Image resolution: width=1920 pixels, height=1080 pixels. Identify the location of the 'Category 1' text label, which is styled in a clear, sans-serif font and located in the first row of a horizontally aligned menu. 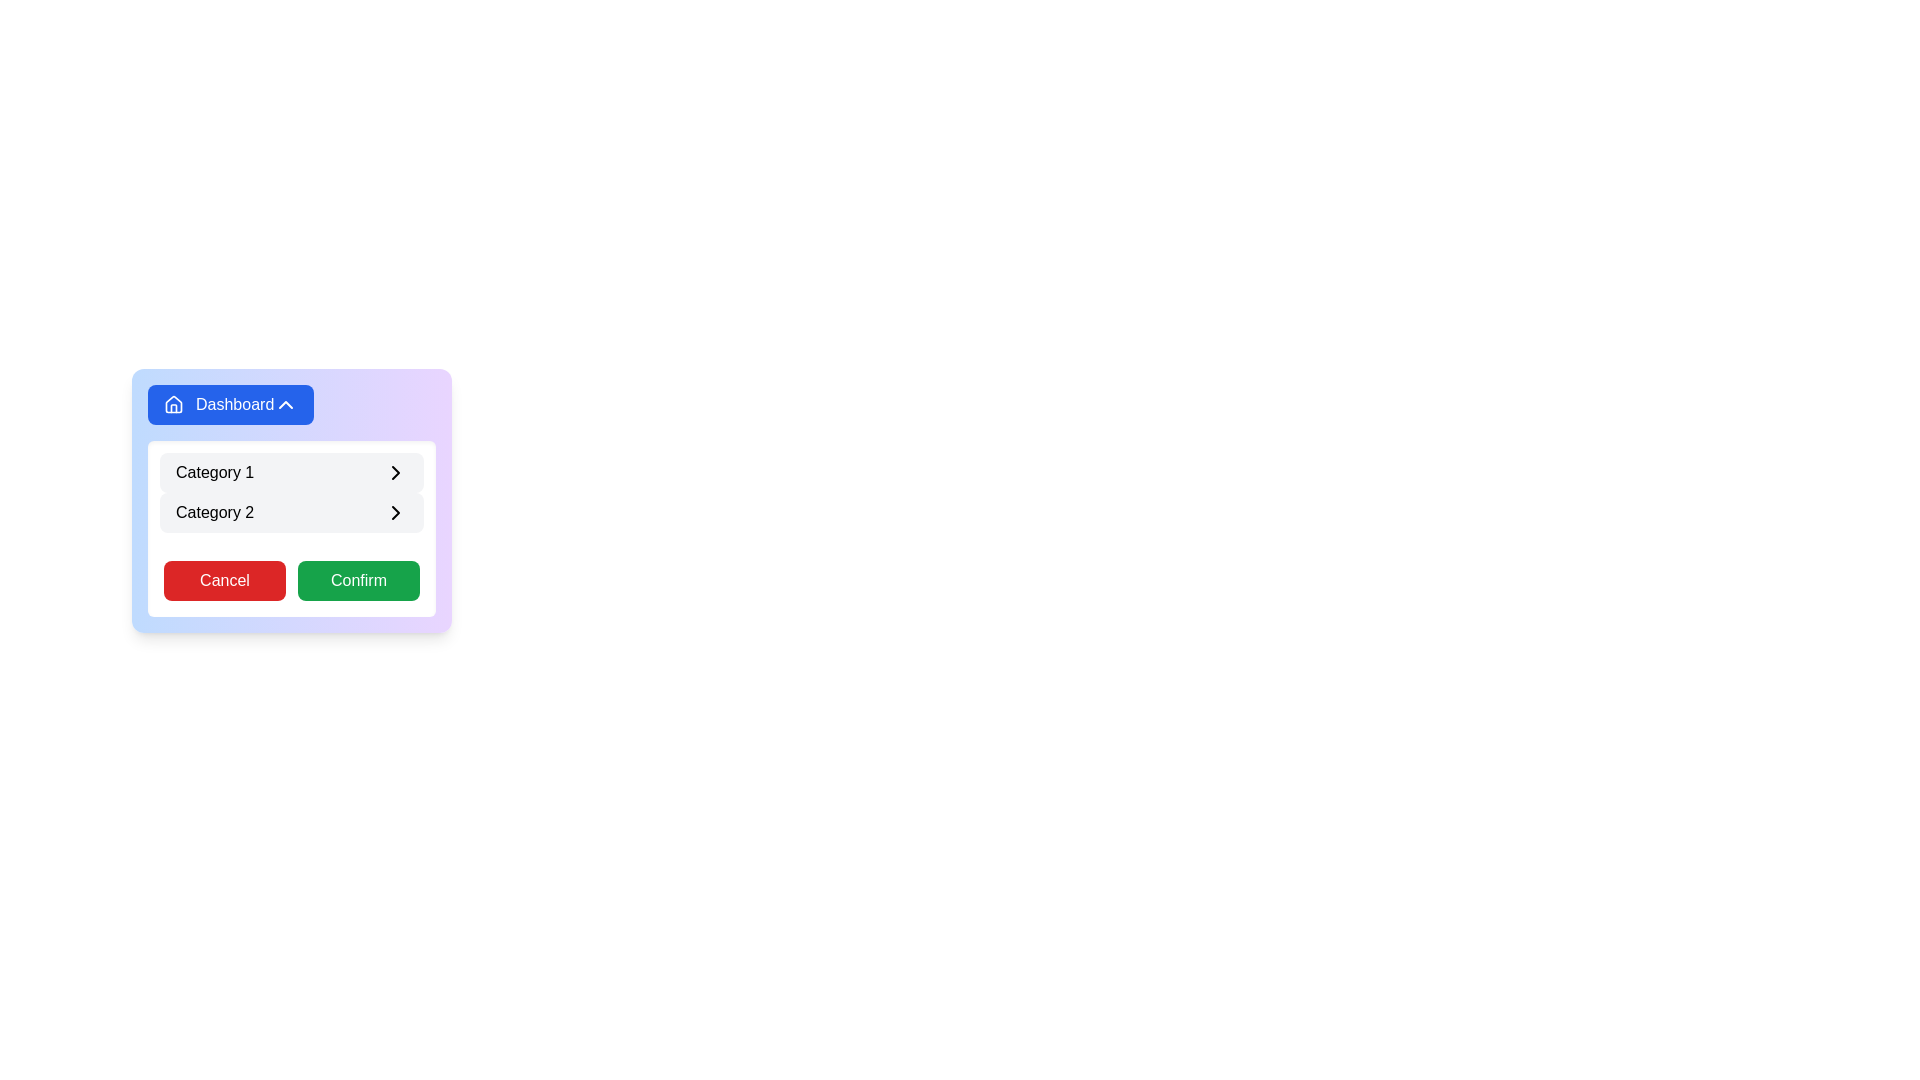
(215, 473).